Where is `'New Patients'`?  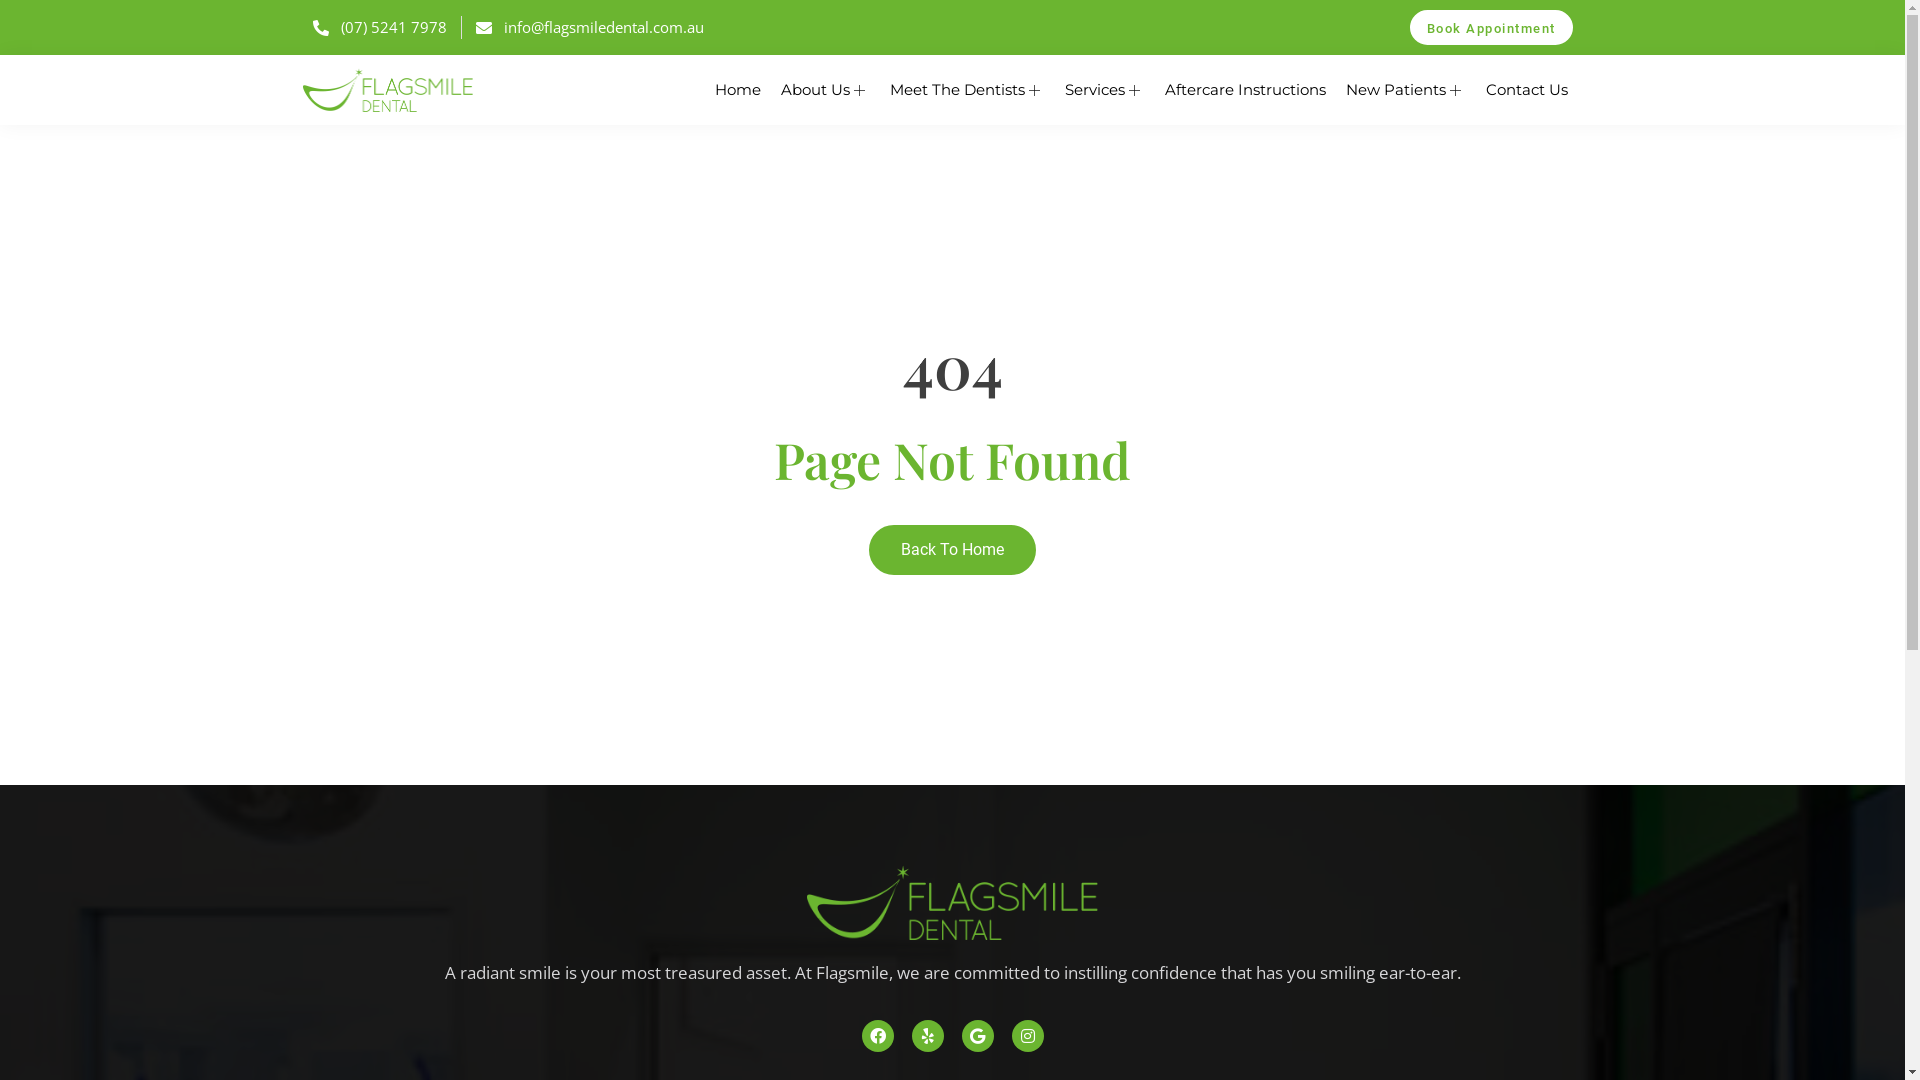 'New Patients' is located at coordinates (1405, 88).